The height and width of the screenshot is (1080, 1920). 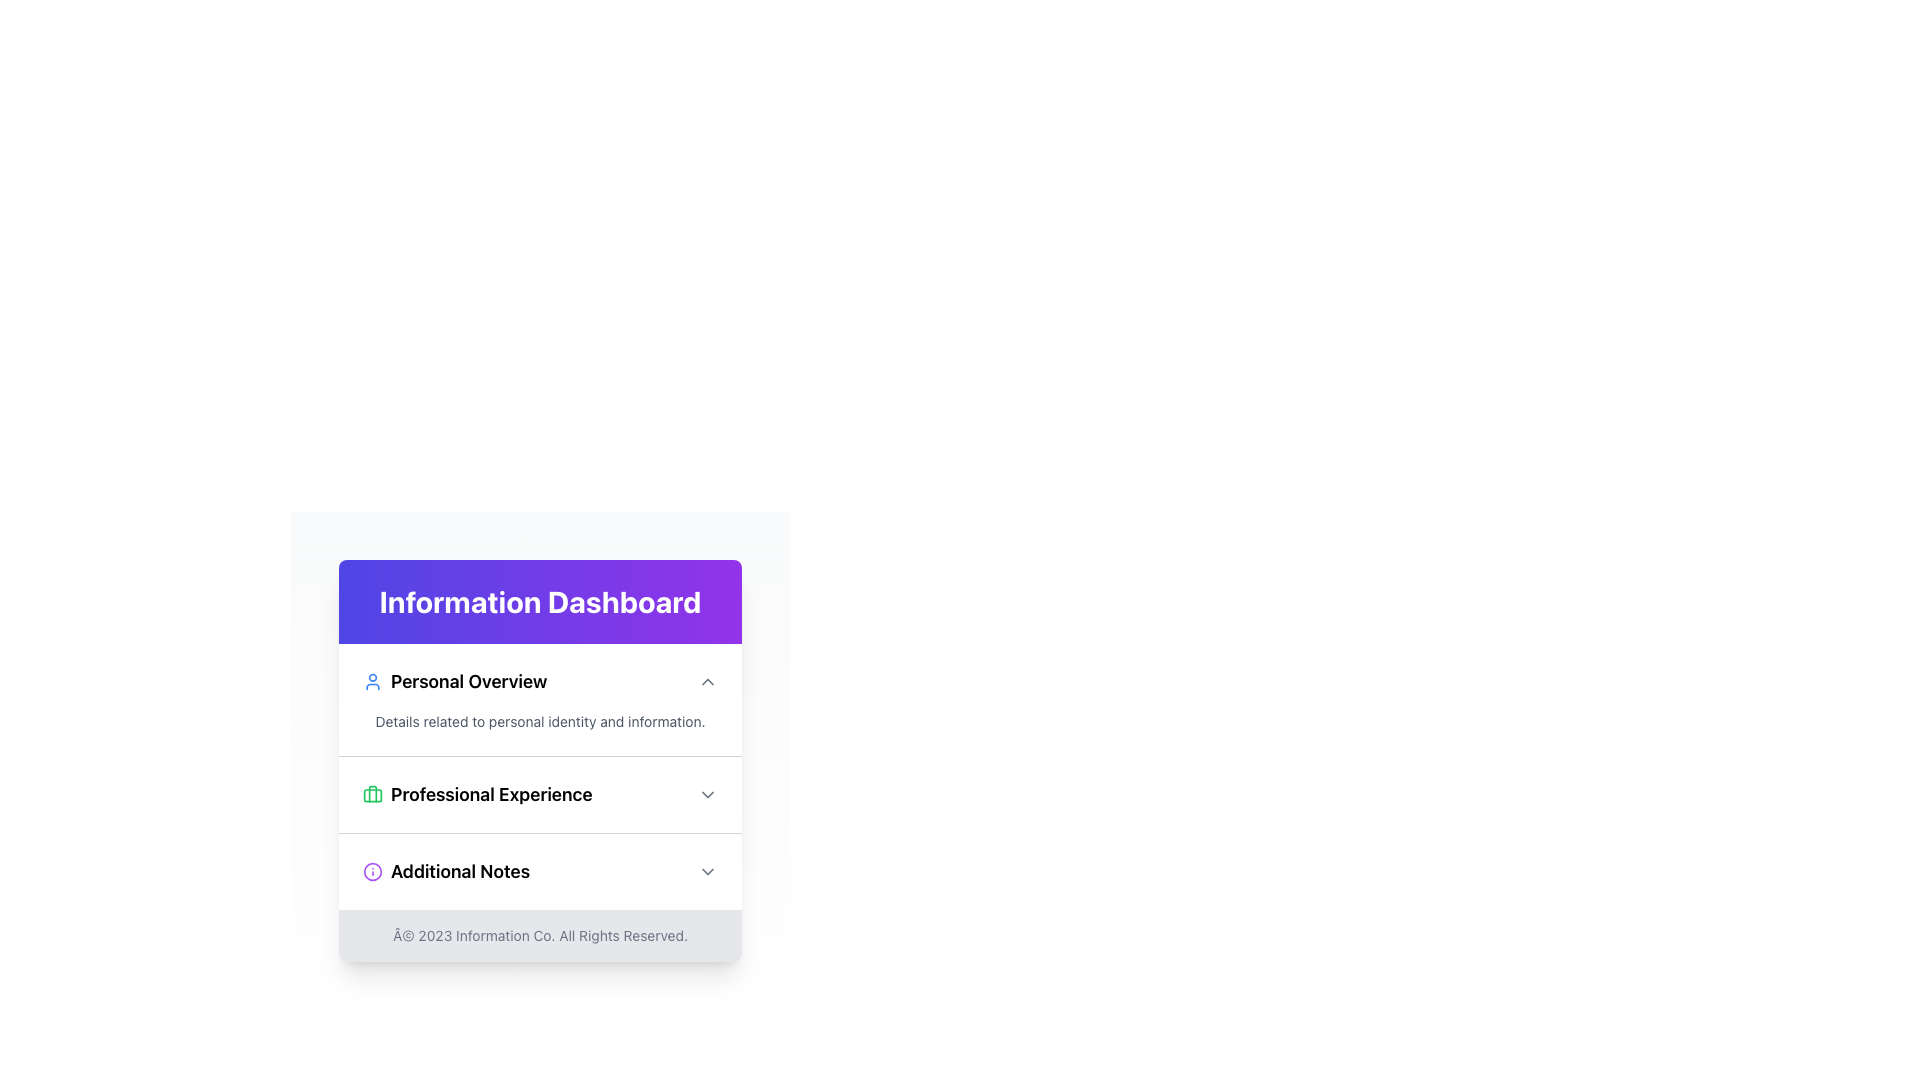 What do you see at coordinates (708, 681) in the screenshot?
I see `the small gray chevron arrow pointing upwards located next to the 'Personal Overview' text` at bounding box center [708, 681].